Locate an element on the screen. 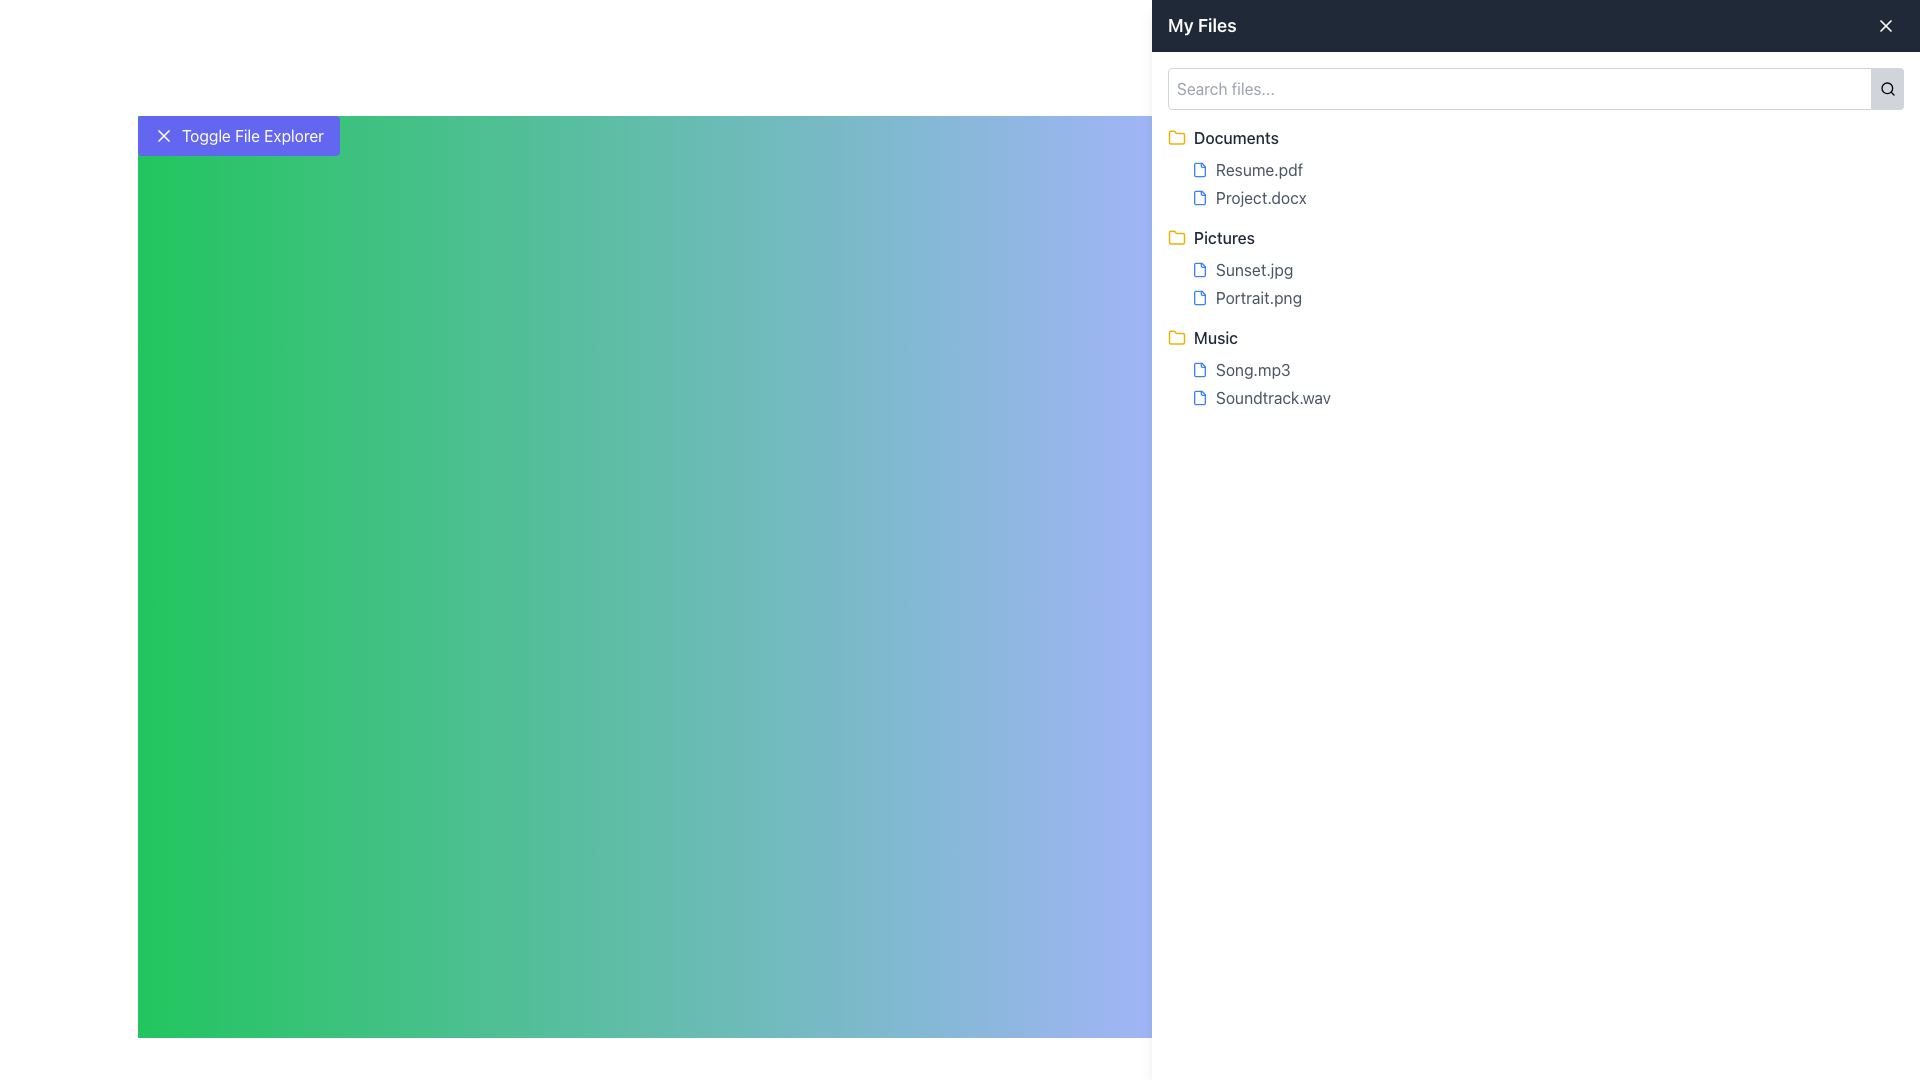  the small file icon representing 'Resume.pdf' located to the left of the text in the 'Documents' section of the file explorer is located at coordinates (1200, 168).